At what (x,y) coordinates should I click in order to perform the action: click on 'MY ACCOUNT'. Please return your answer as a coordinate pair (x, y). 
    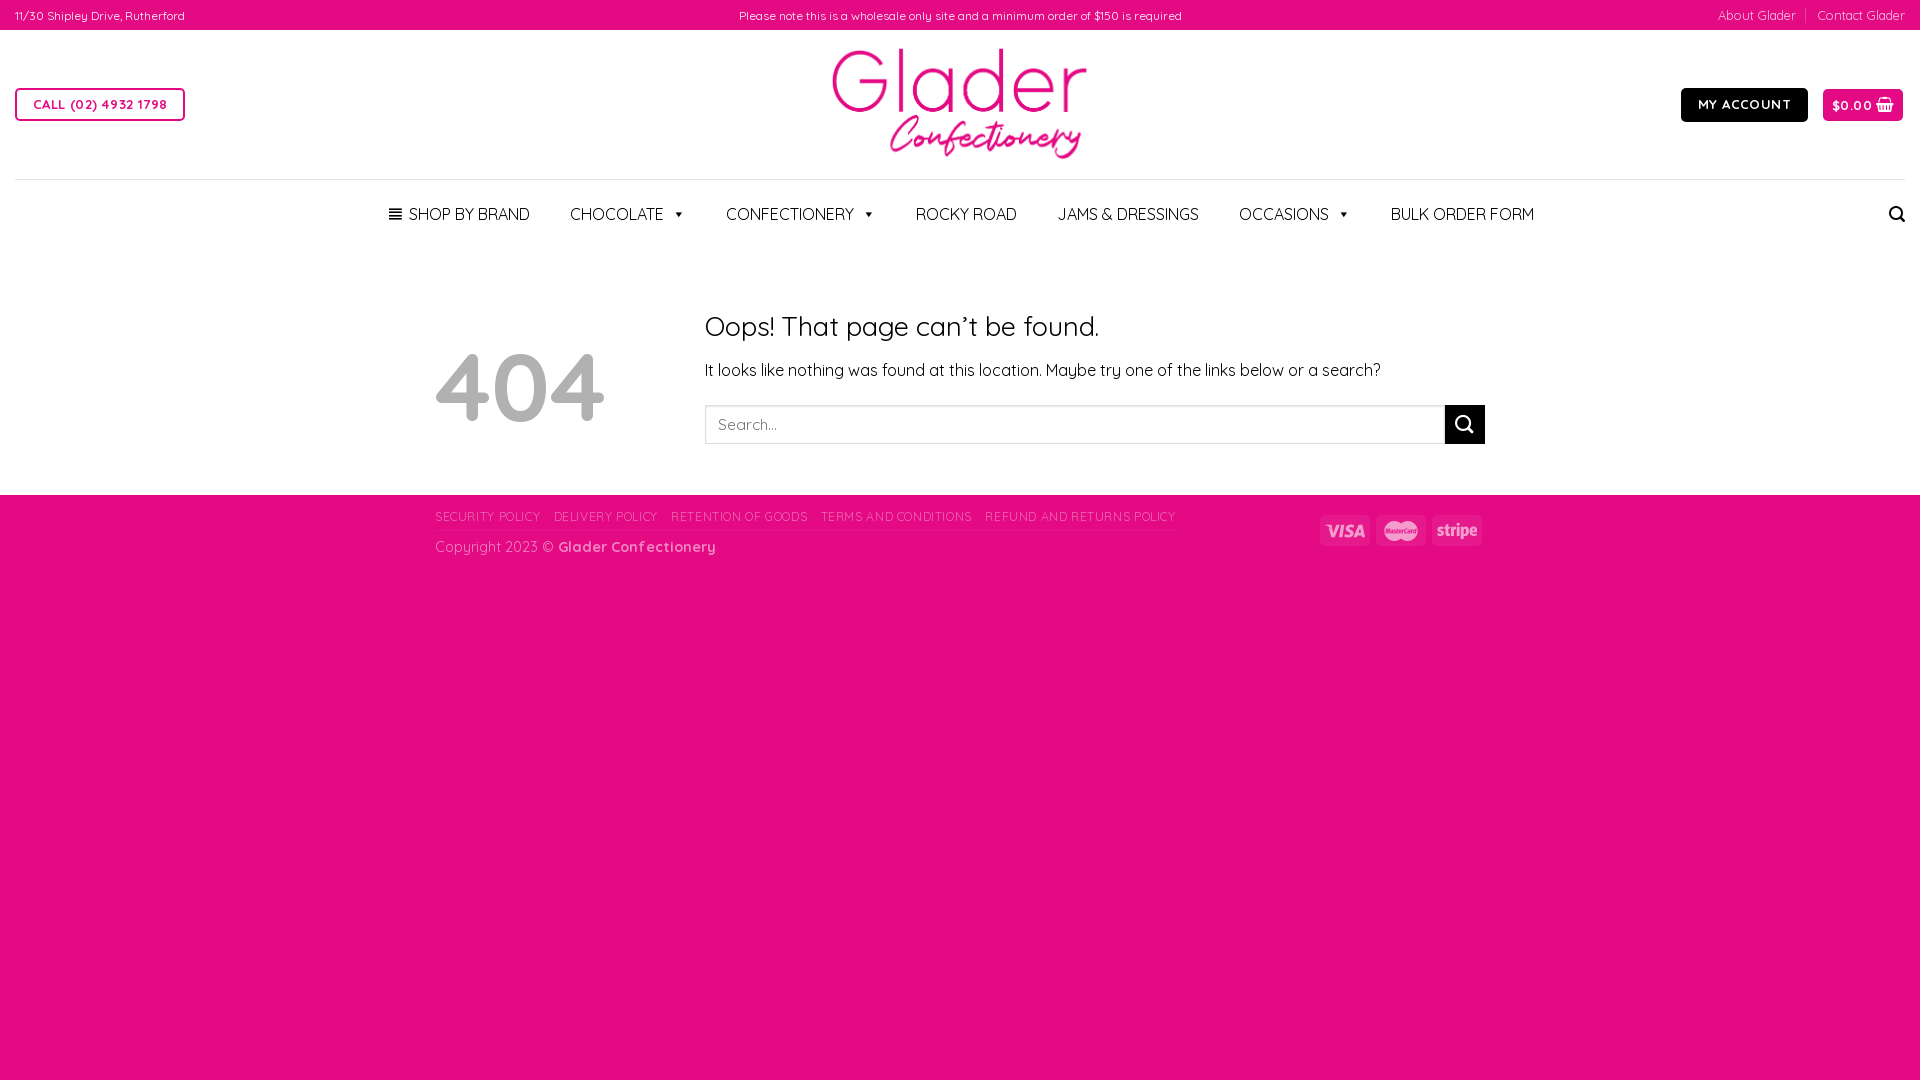
    Looking at the image, I should click on (1680, 104).